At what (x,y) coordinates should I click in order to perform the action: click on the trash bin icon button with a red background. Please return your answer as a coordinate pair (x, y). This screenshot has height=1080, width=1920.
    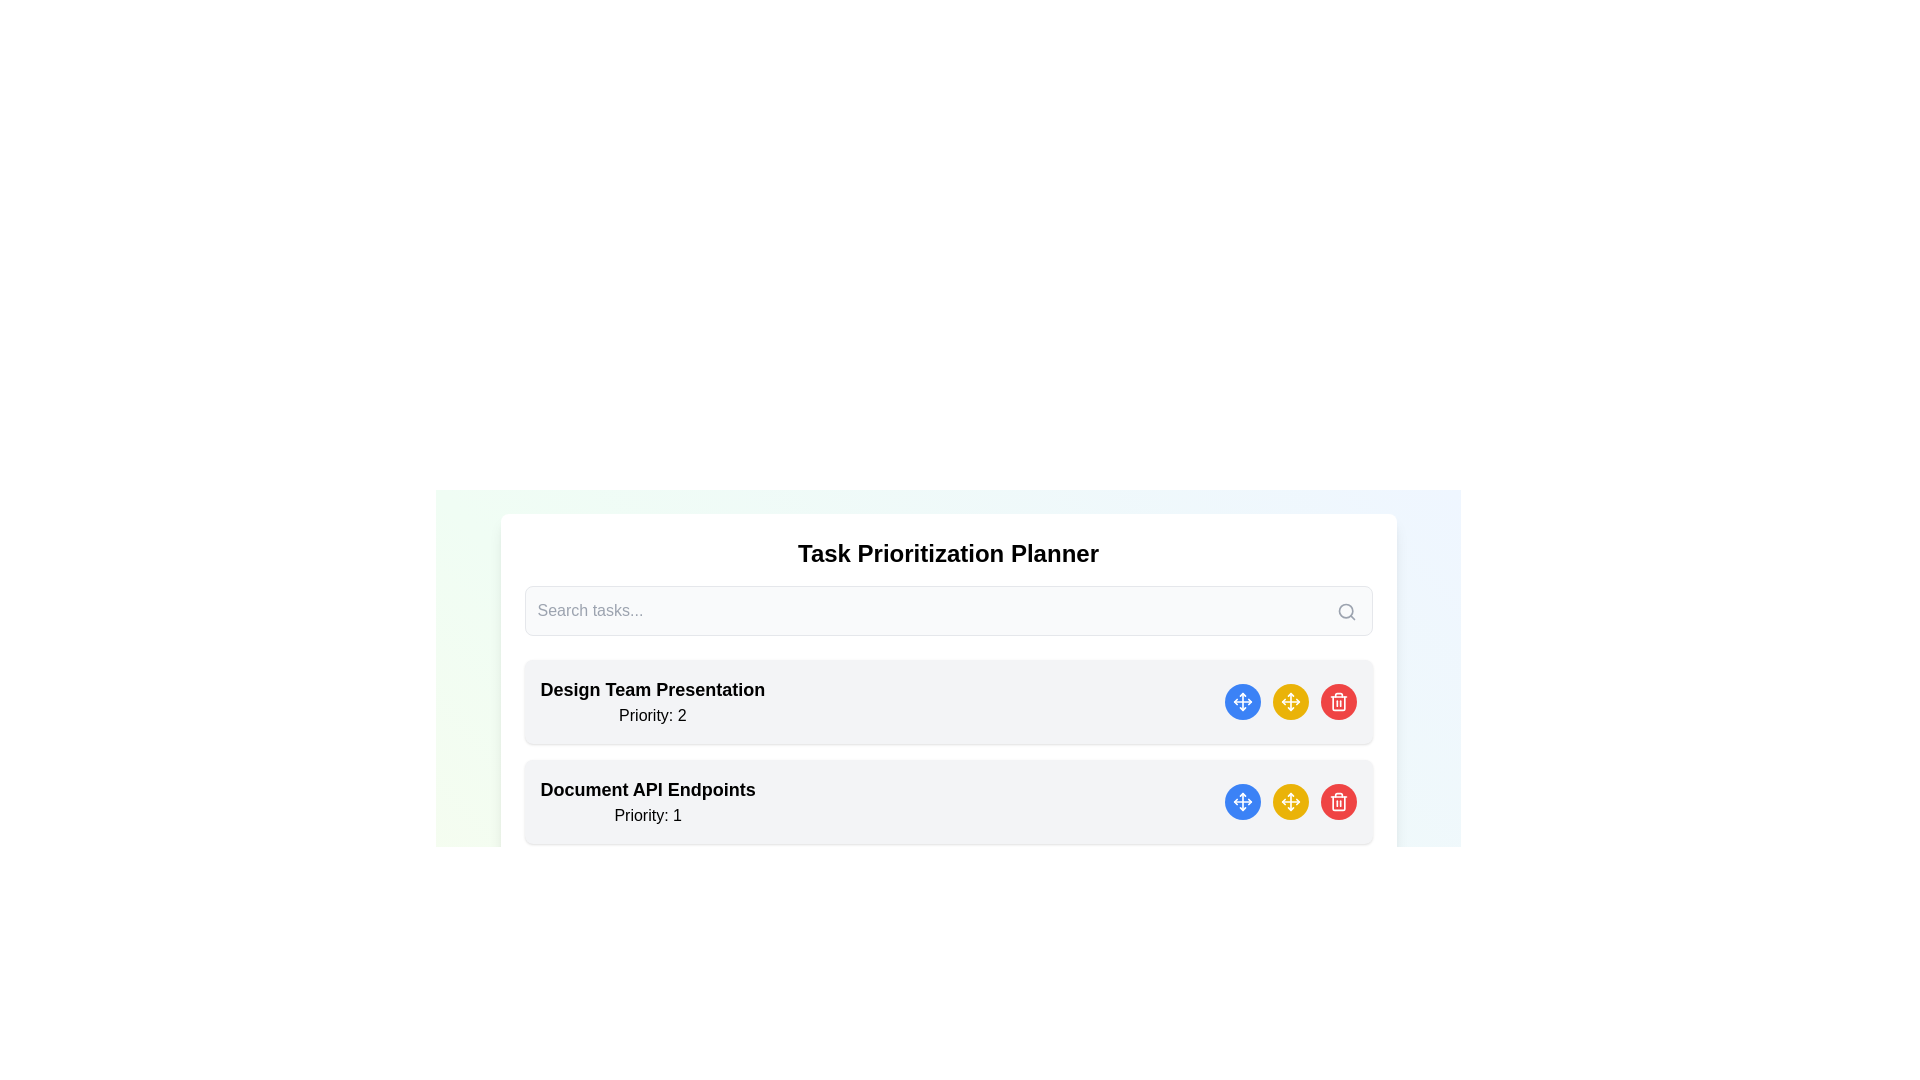
    Looking at the image, I should click on (1338, 801).